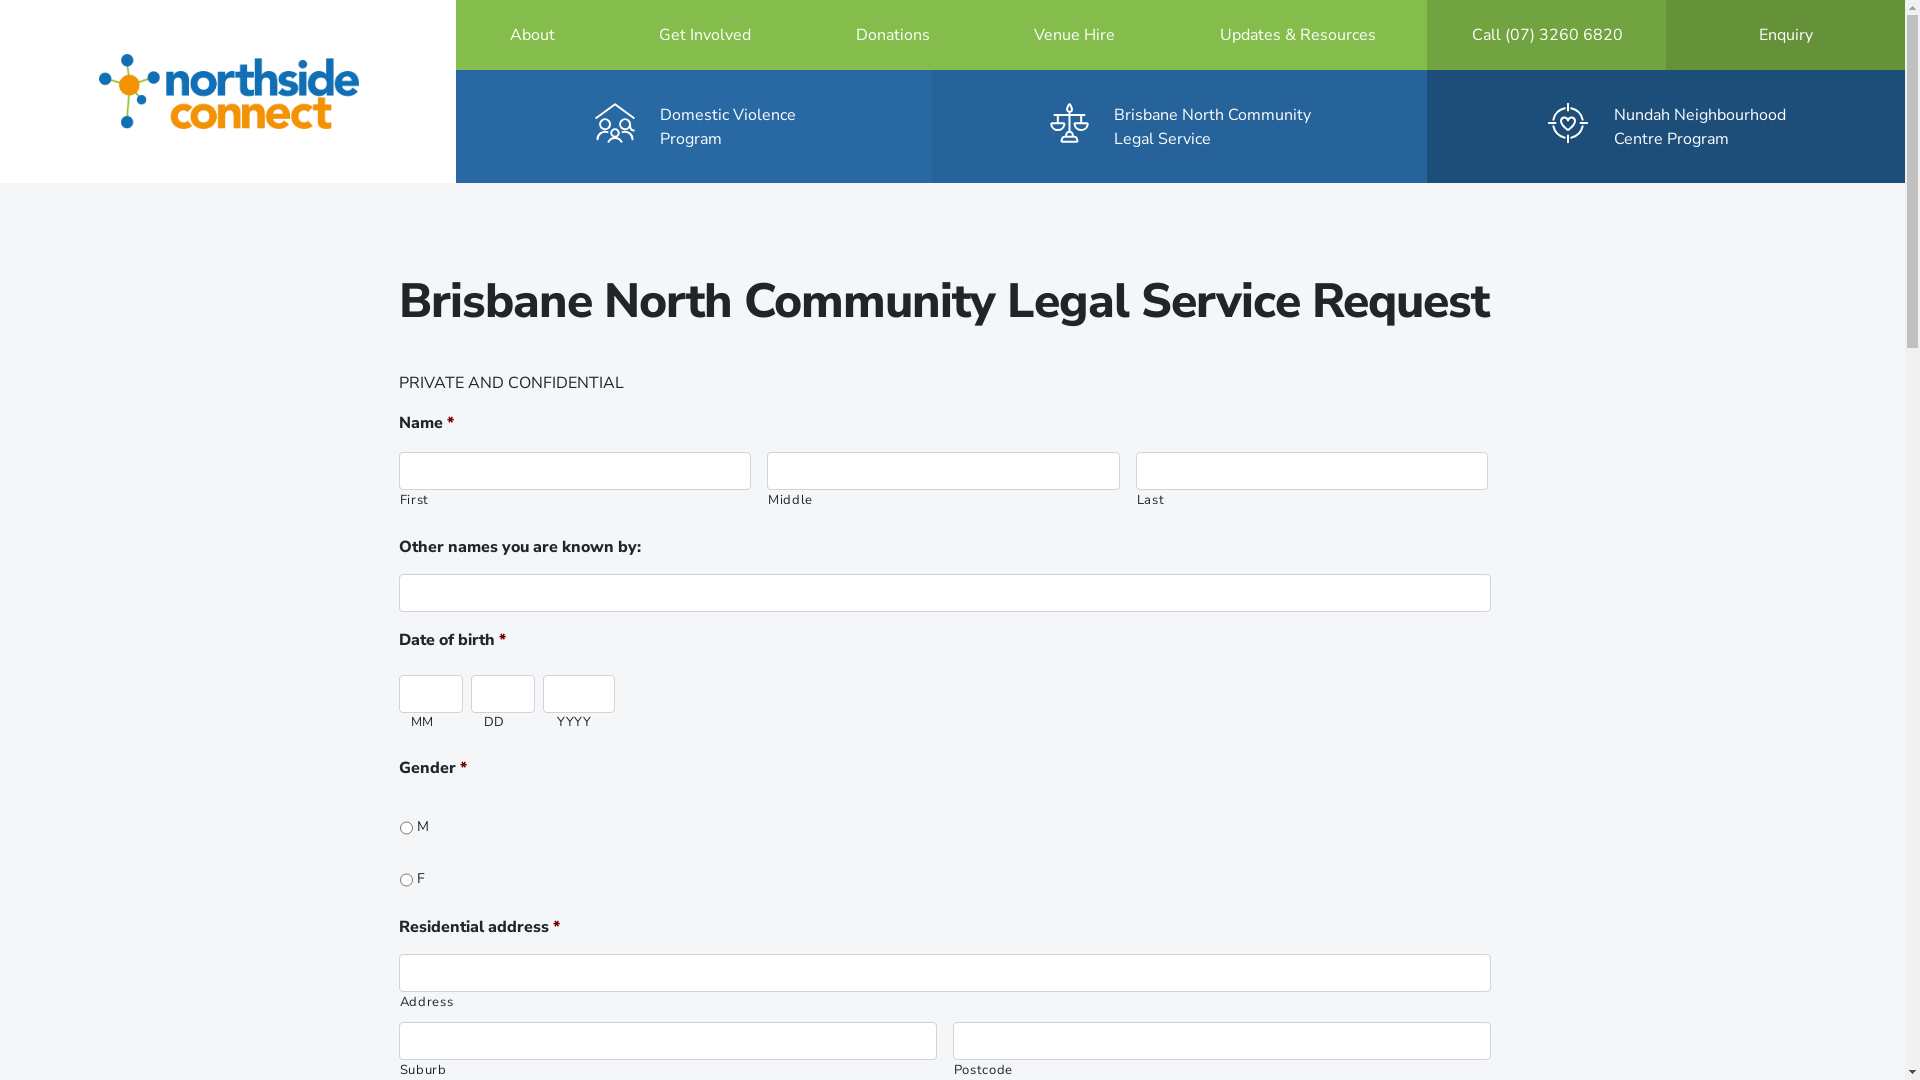 The width and height of the screenshot is (1920, 1080). Describe the element at coordinates (705, 34) in the screenshot. I see `'Get Involved'` at that location.